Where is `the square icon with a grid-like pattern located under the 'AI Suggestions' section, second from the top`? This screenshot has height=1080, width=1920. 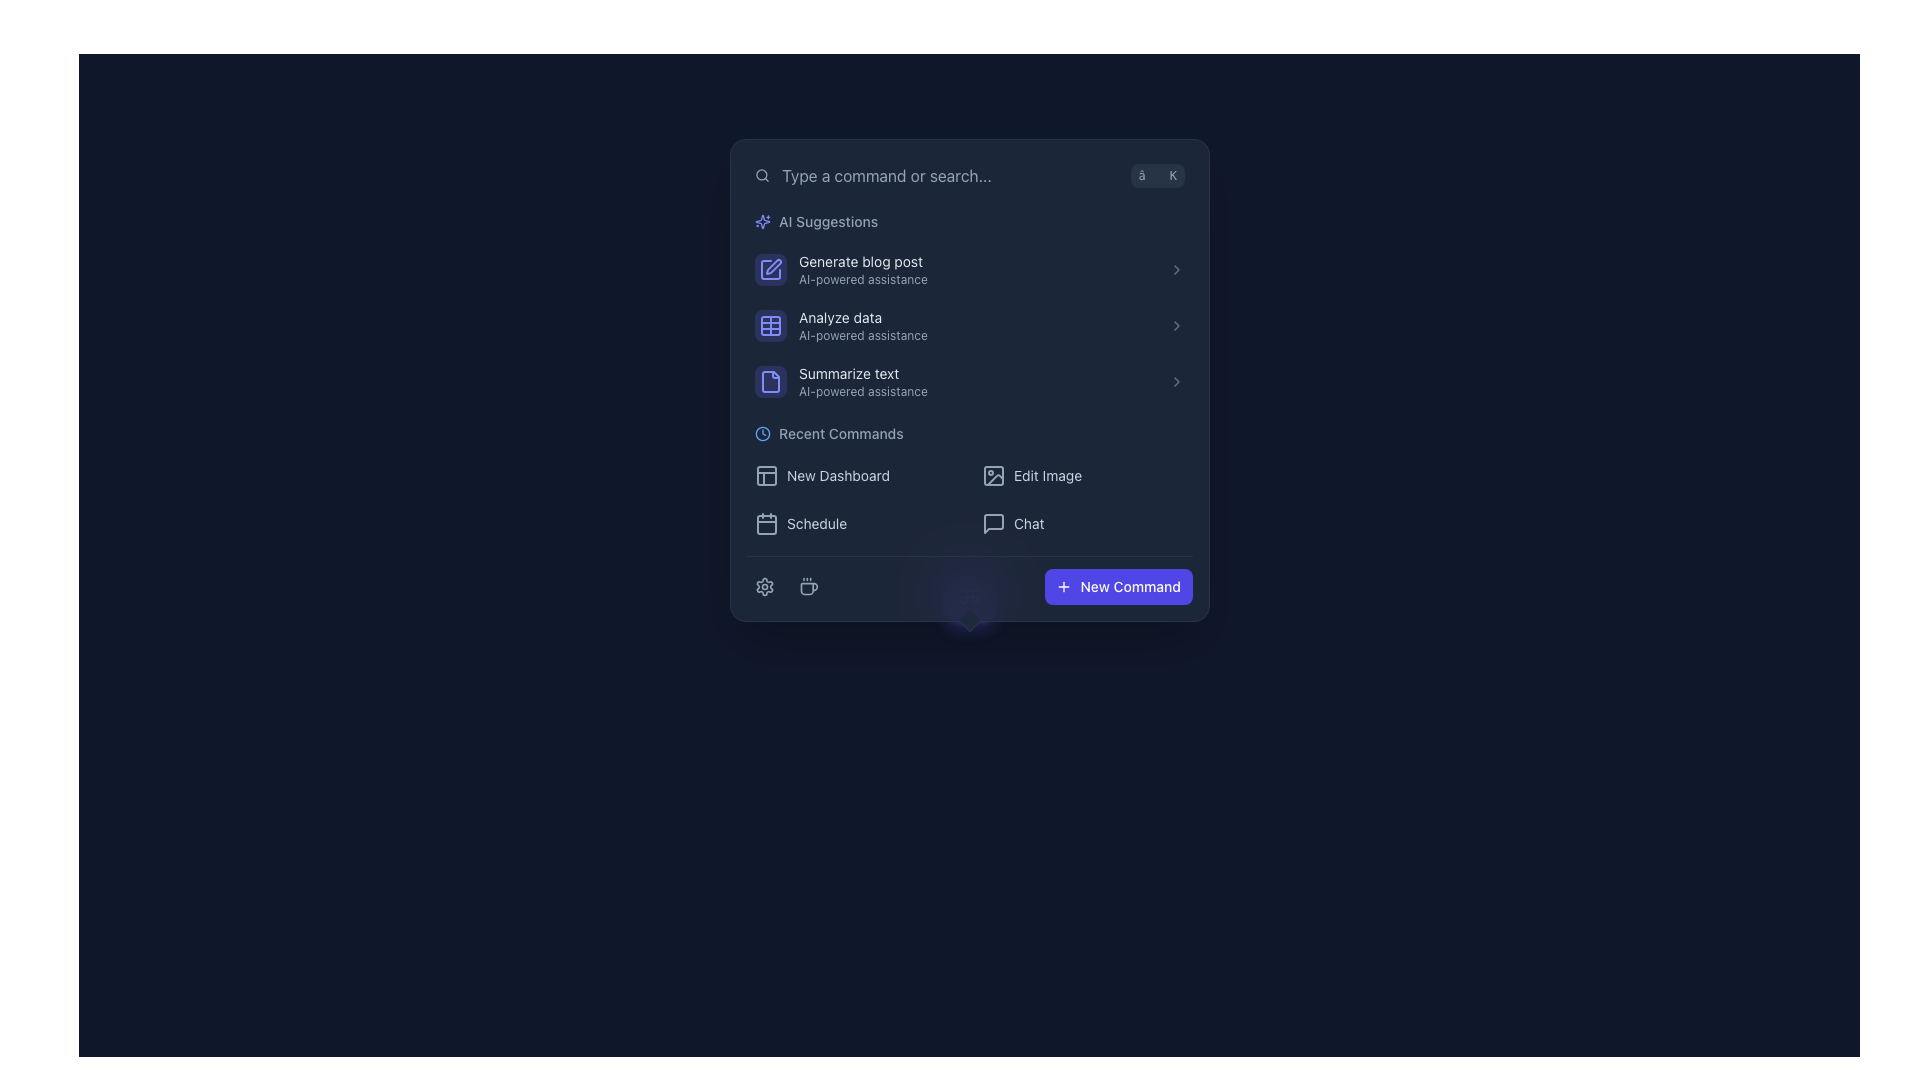
the square icon with a grid-like pattern located under the 'AI Suggestions' section, second from the top is located at coordinates (769, 325).